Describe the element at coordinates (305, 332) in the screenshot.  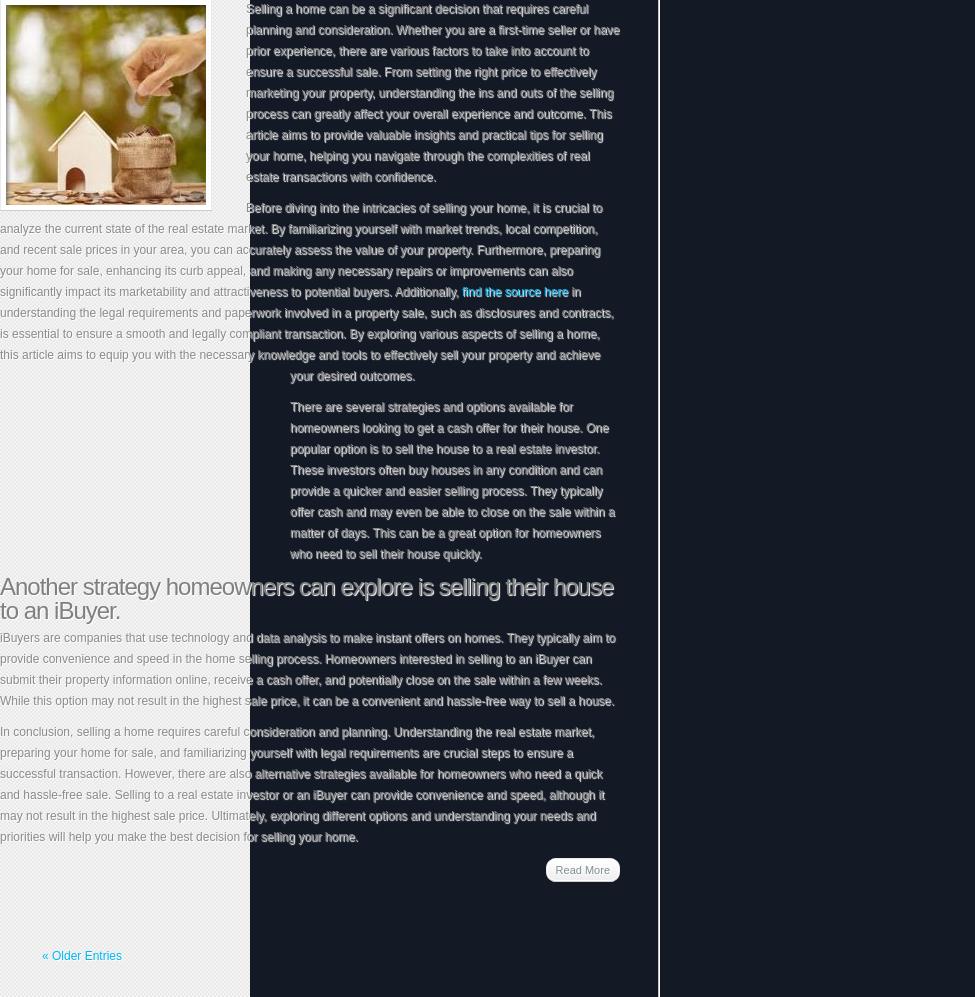
I see `'in understanding the legal requirements and paperwork involved in a property sale, such as disclosures and contracts, is essential to ensure a smooth and legally compliant transaction. By exploring various aspects of selling a home, this article aims to equip you with the necessary knowledge and tools to effectively sell your property and achieve your desired outcomes.'` at that location.